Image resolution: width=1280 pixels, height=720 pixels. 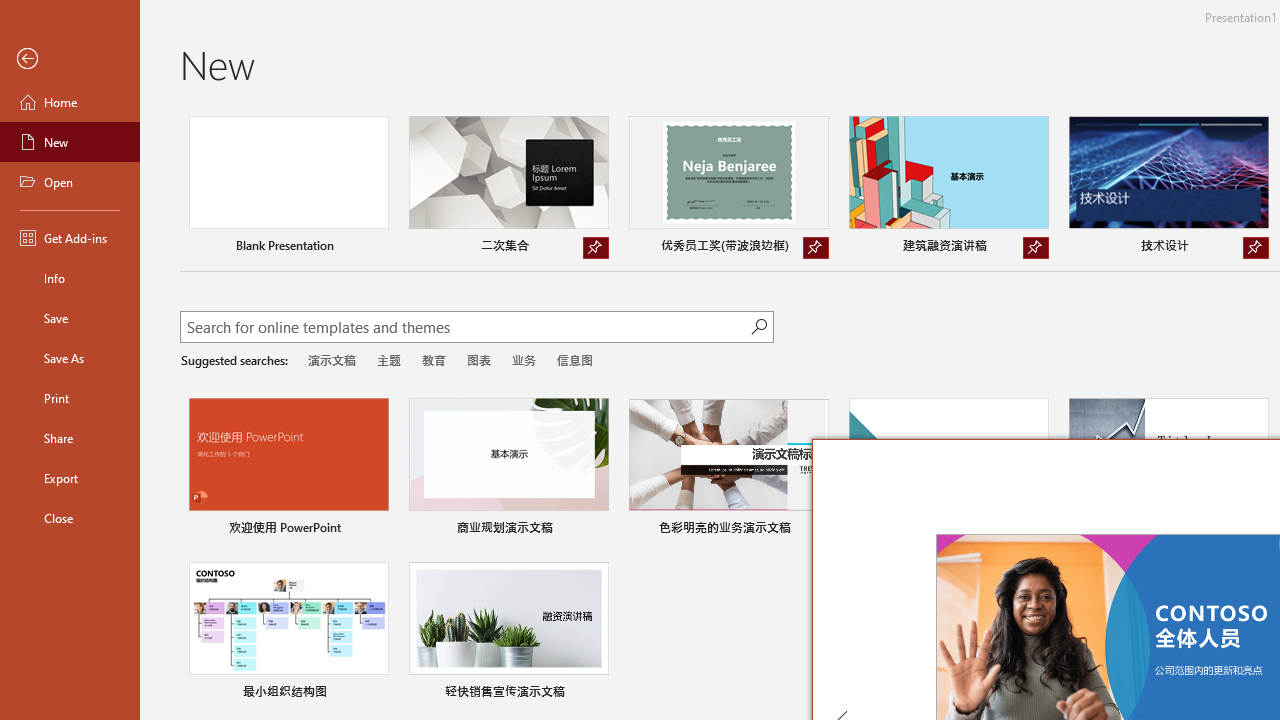 I want to click on 'Export', so click(x=69, y=478).